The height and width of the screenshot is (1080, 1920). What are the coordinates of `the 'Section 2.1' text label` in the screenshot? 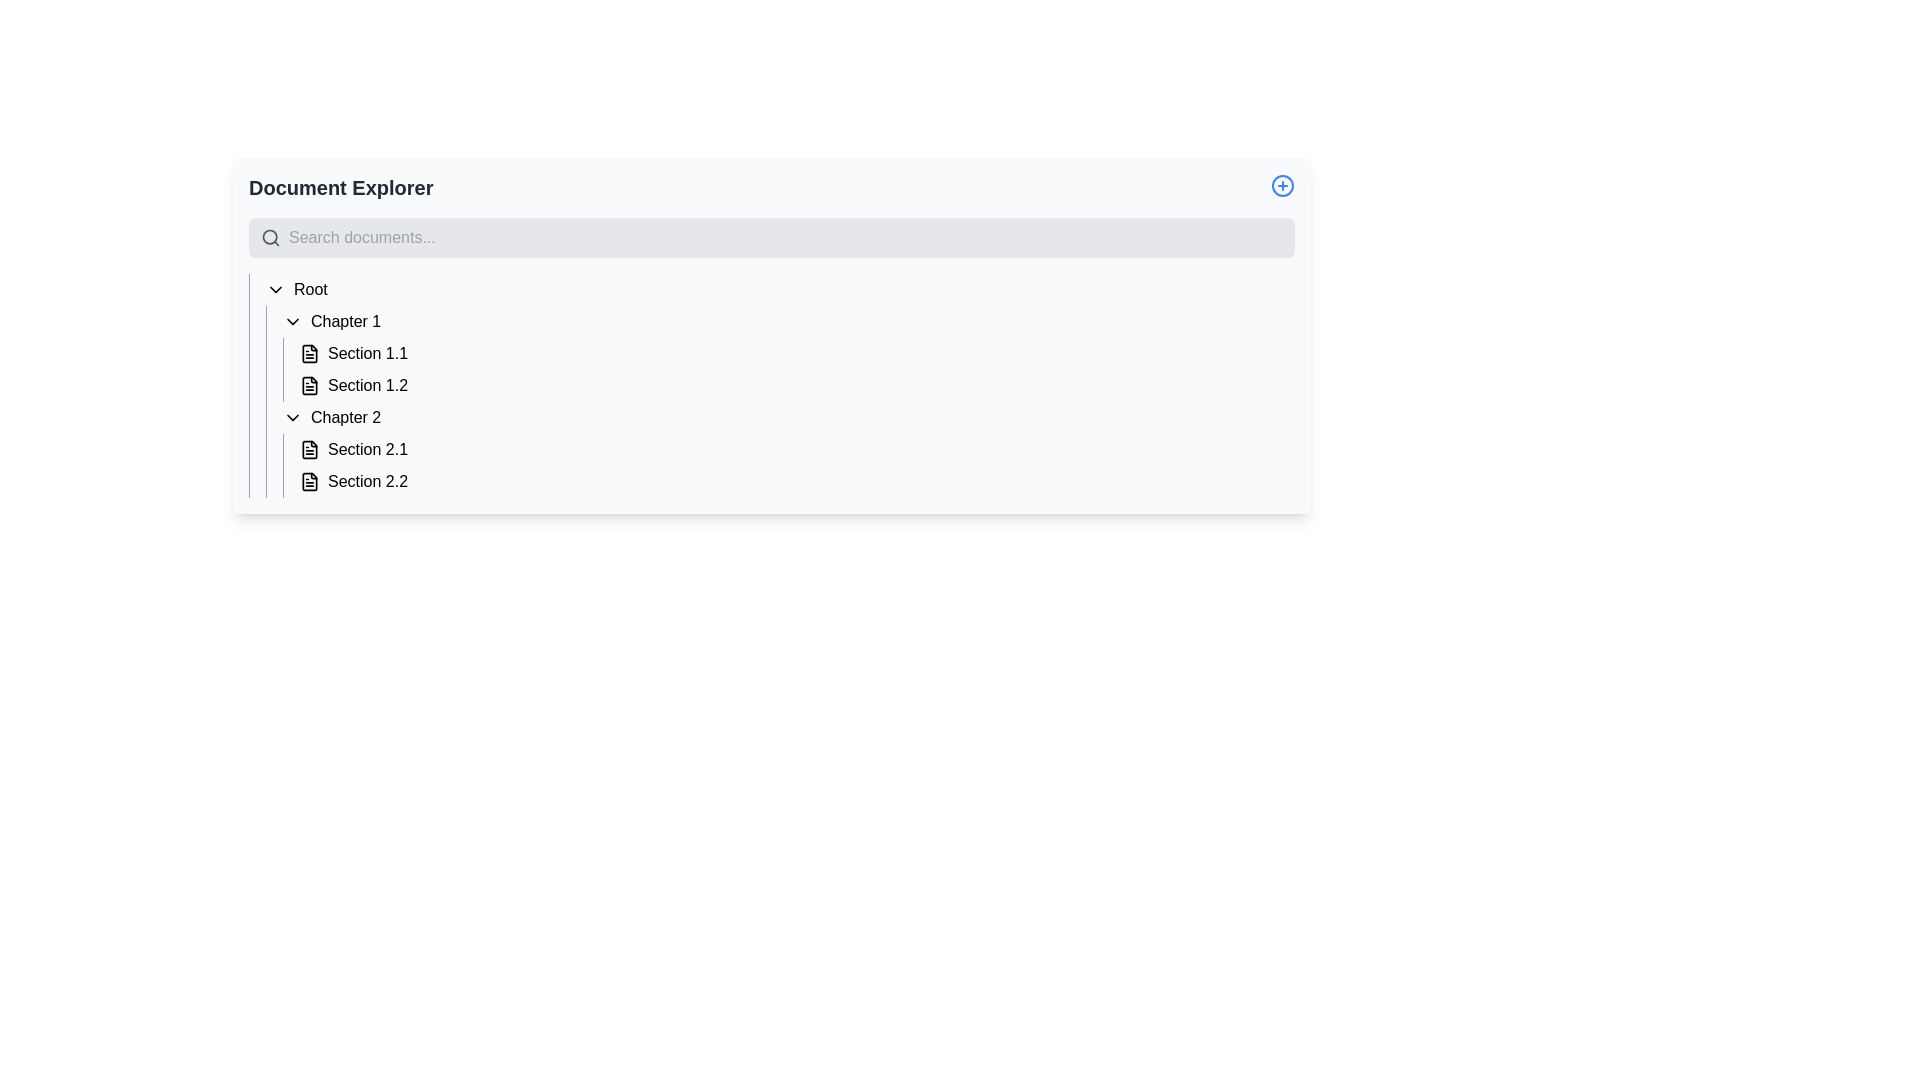 It's located at (368, 450).